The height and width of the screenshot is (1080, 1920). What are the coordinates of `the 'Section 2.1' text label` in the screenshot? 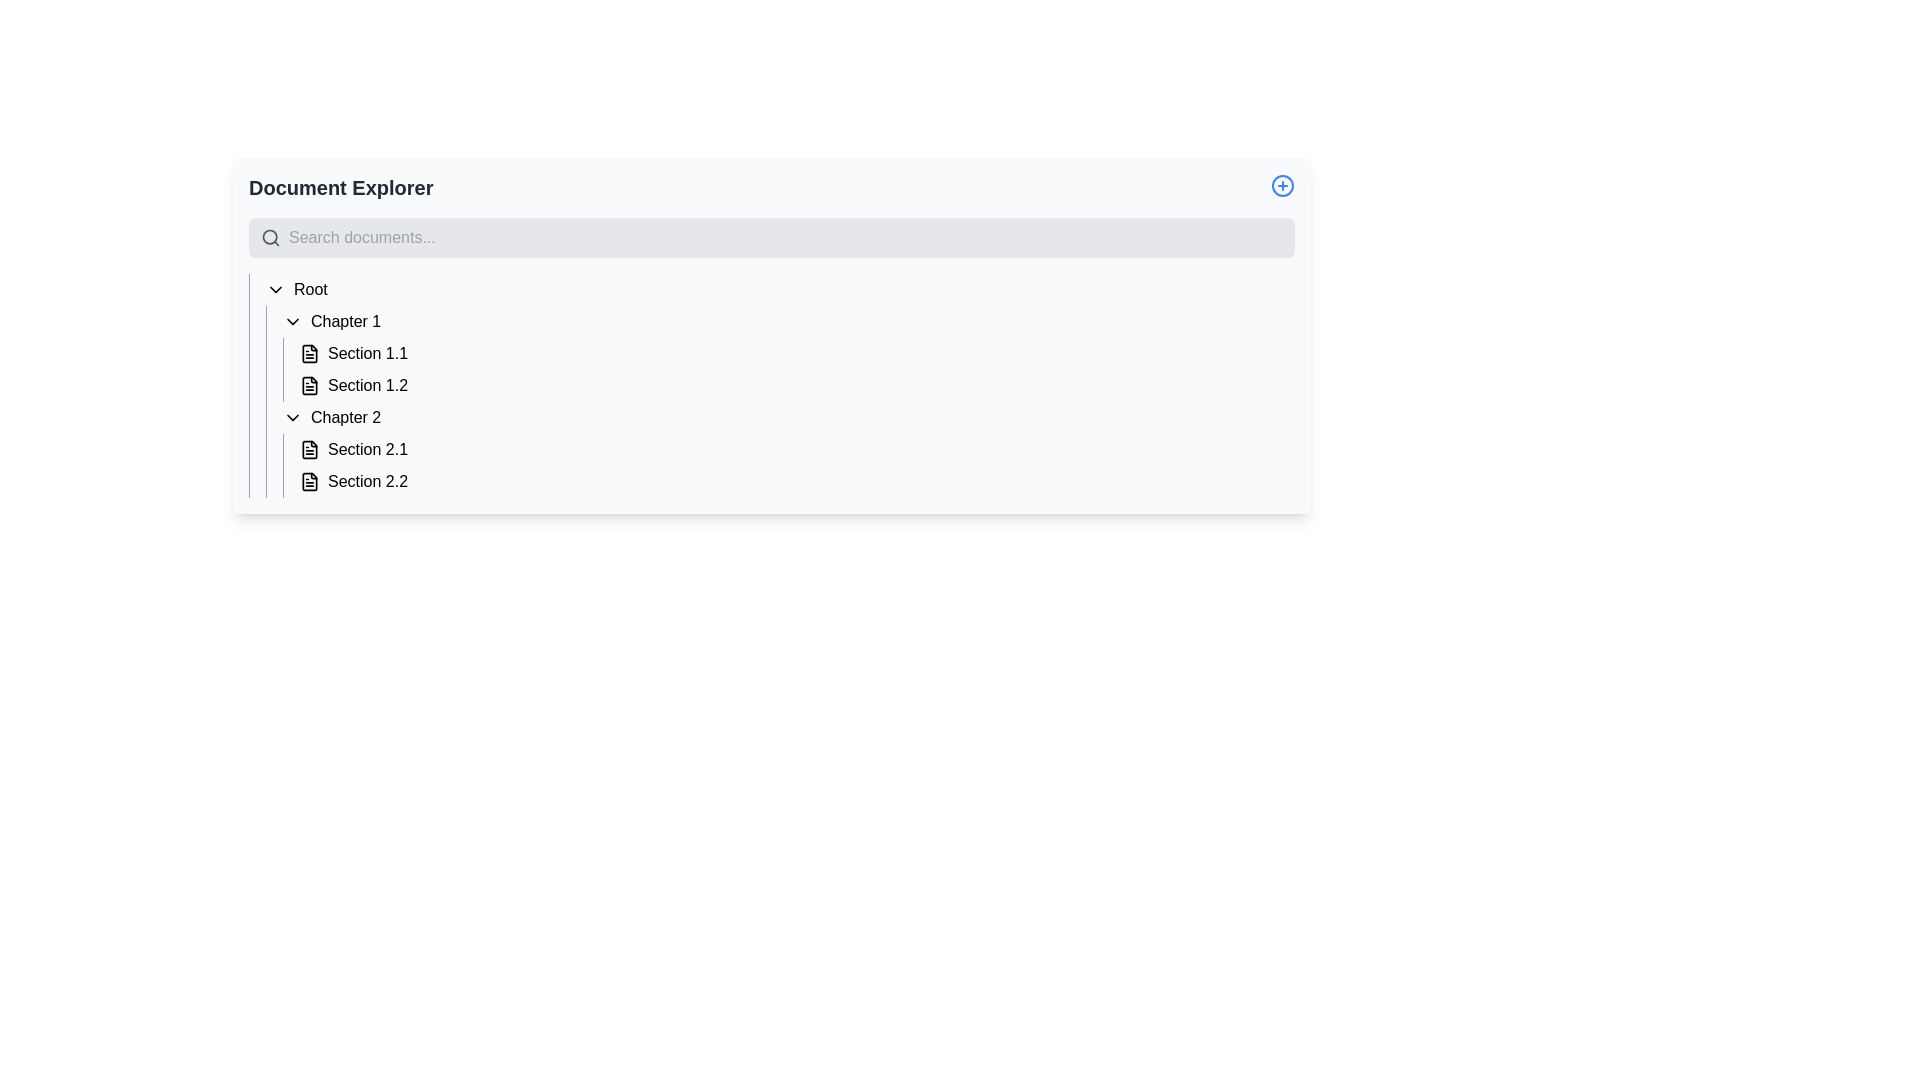 It's located at (368, 450).